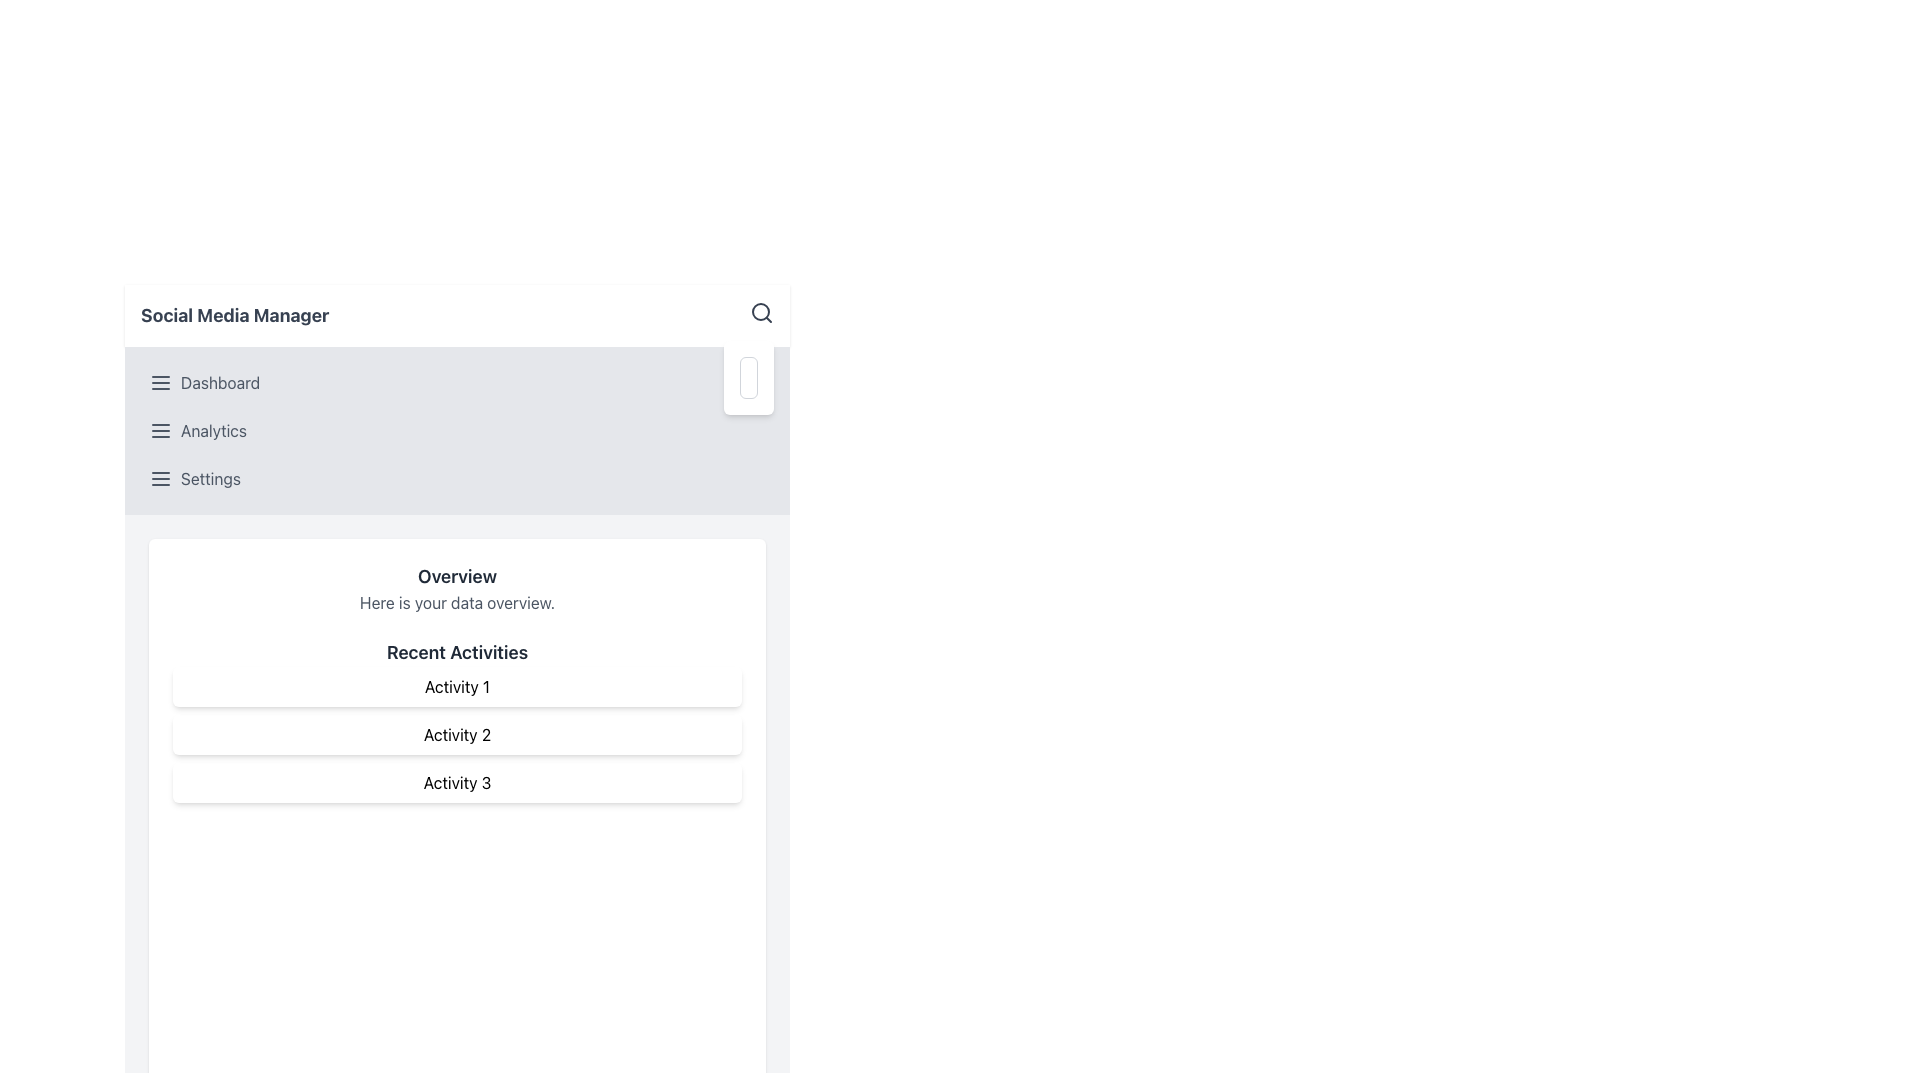 This screenshot has width=1920, height=1080. I want to click on the settings button, which is the third item in the vertical list menu located beneath the 'Analytics' menu item and above the main content area, so click(456, 478).